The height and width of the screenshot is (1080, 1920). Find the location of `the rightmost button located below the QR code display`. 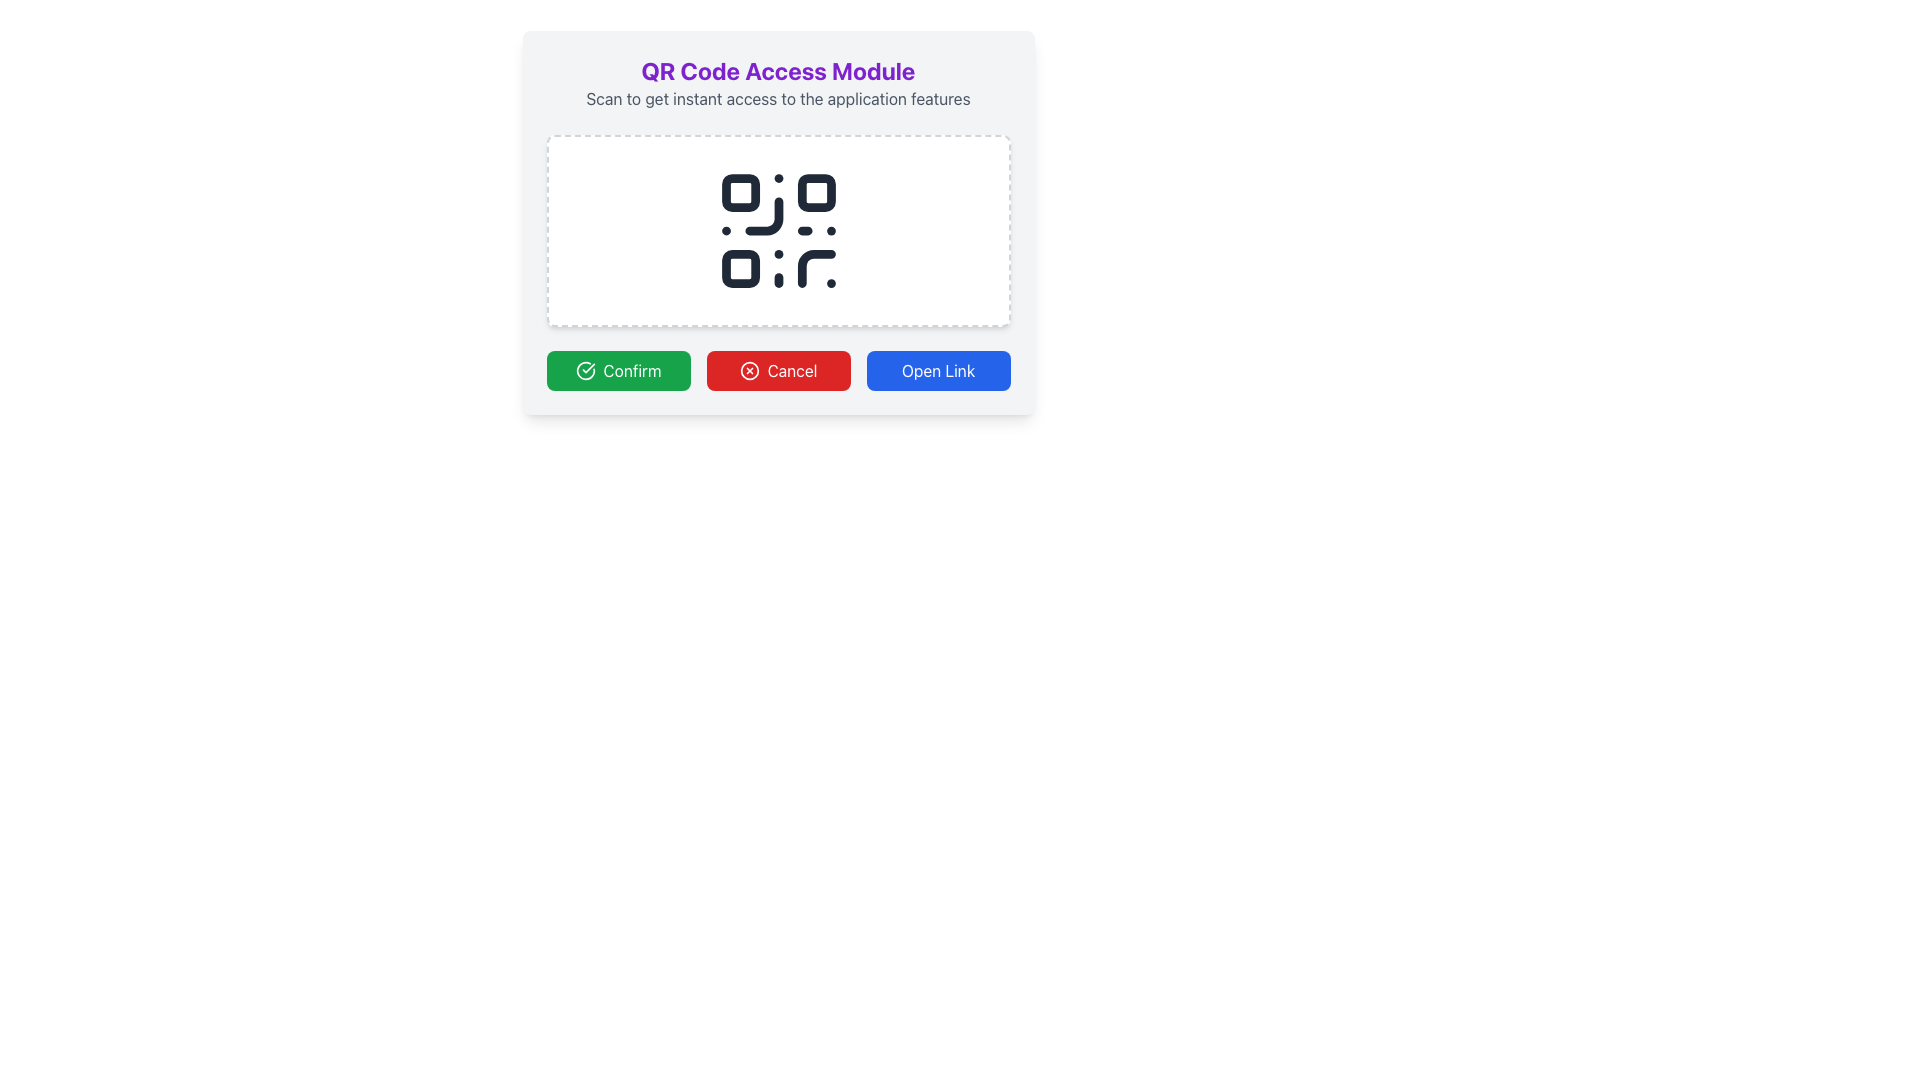

the rightmost button located below the QR code display is located at coordinates (937, 370).